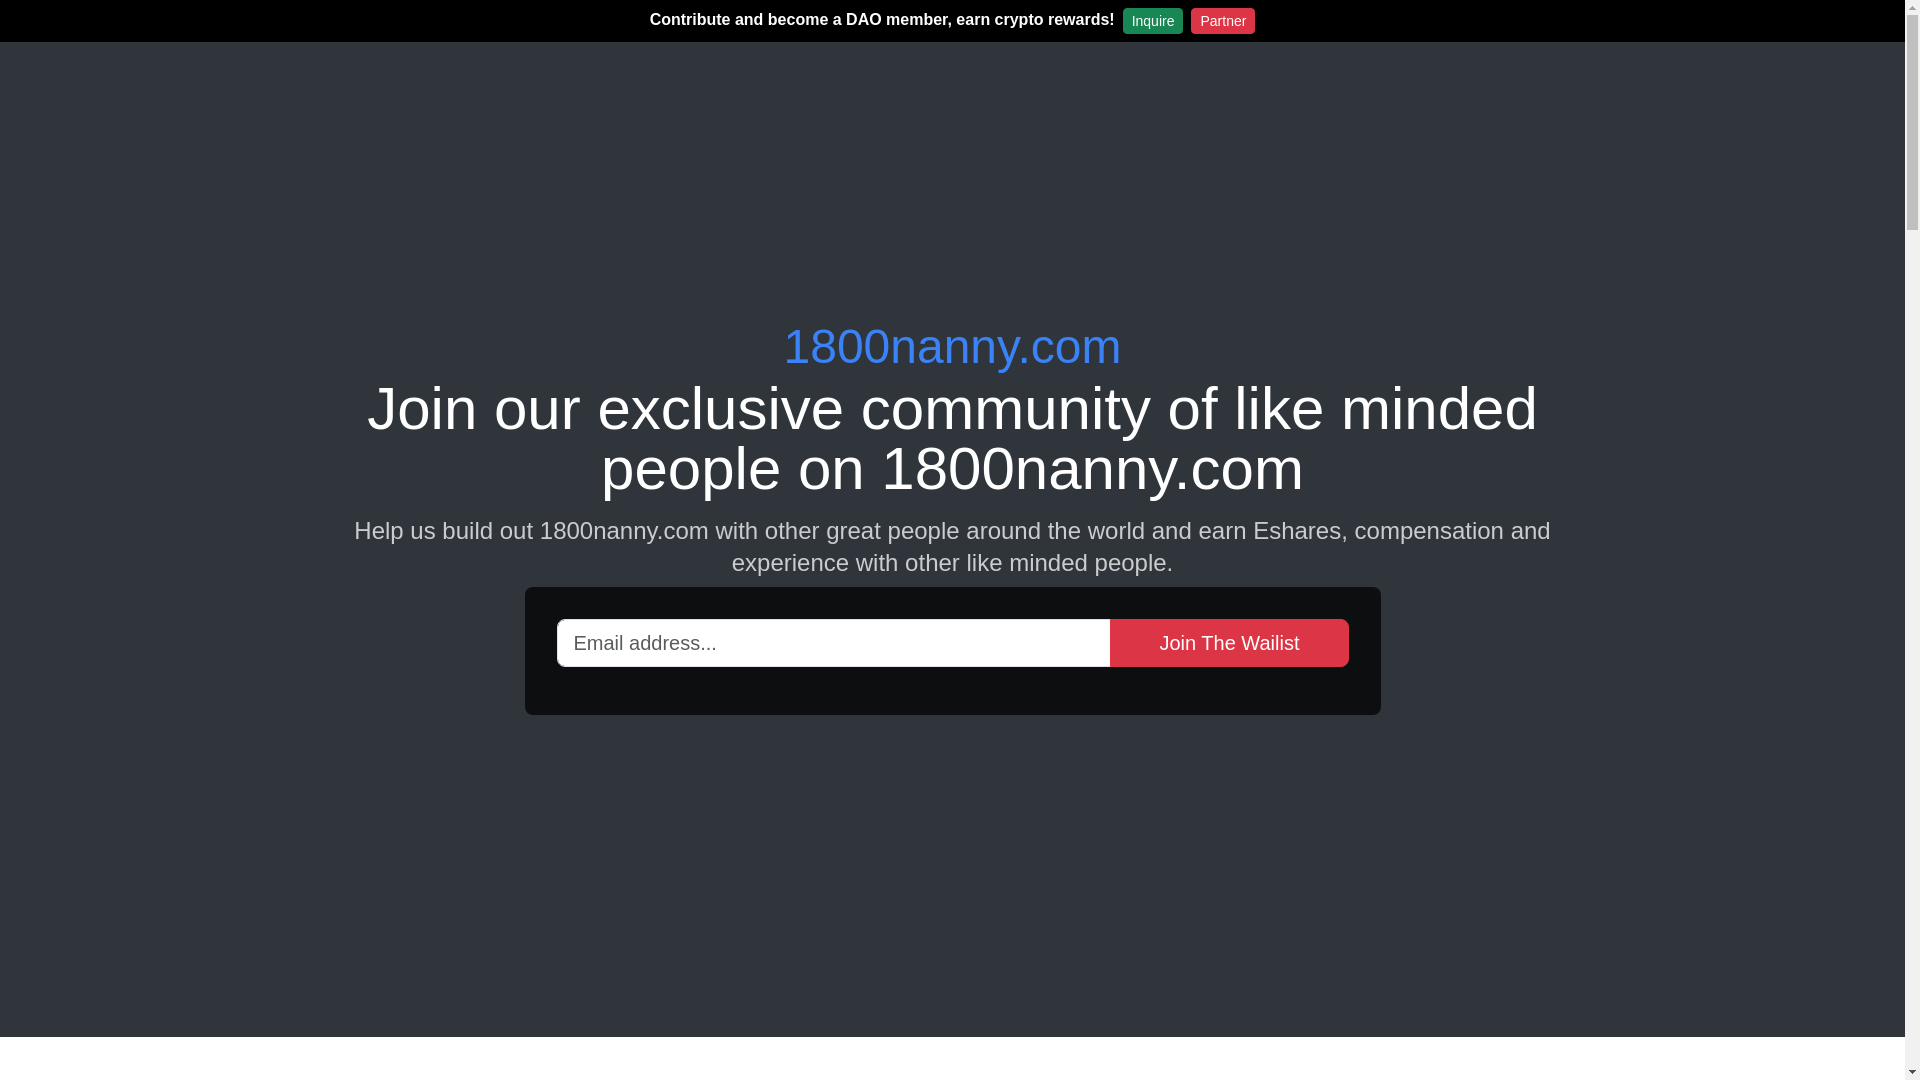 This screenshot has width=1920, height=1080. Describe the element at coordinates (1108, 641) in the screenshot. I see `'Join The Wailist'` at that location.